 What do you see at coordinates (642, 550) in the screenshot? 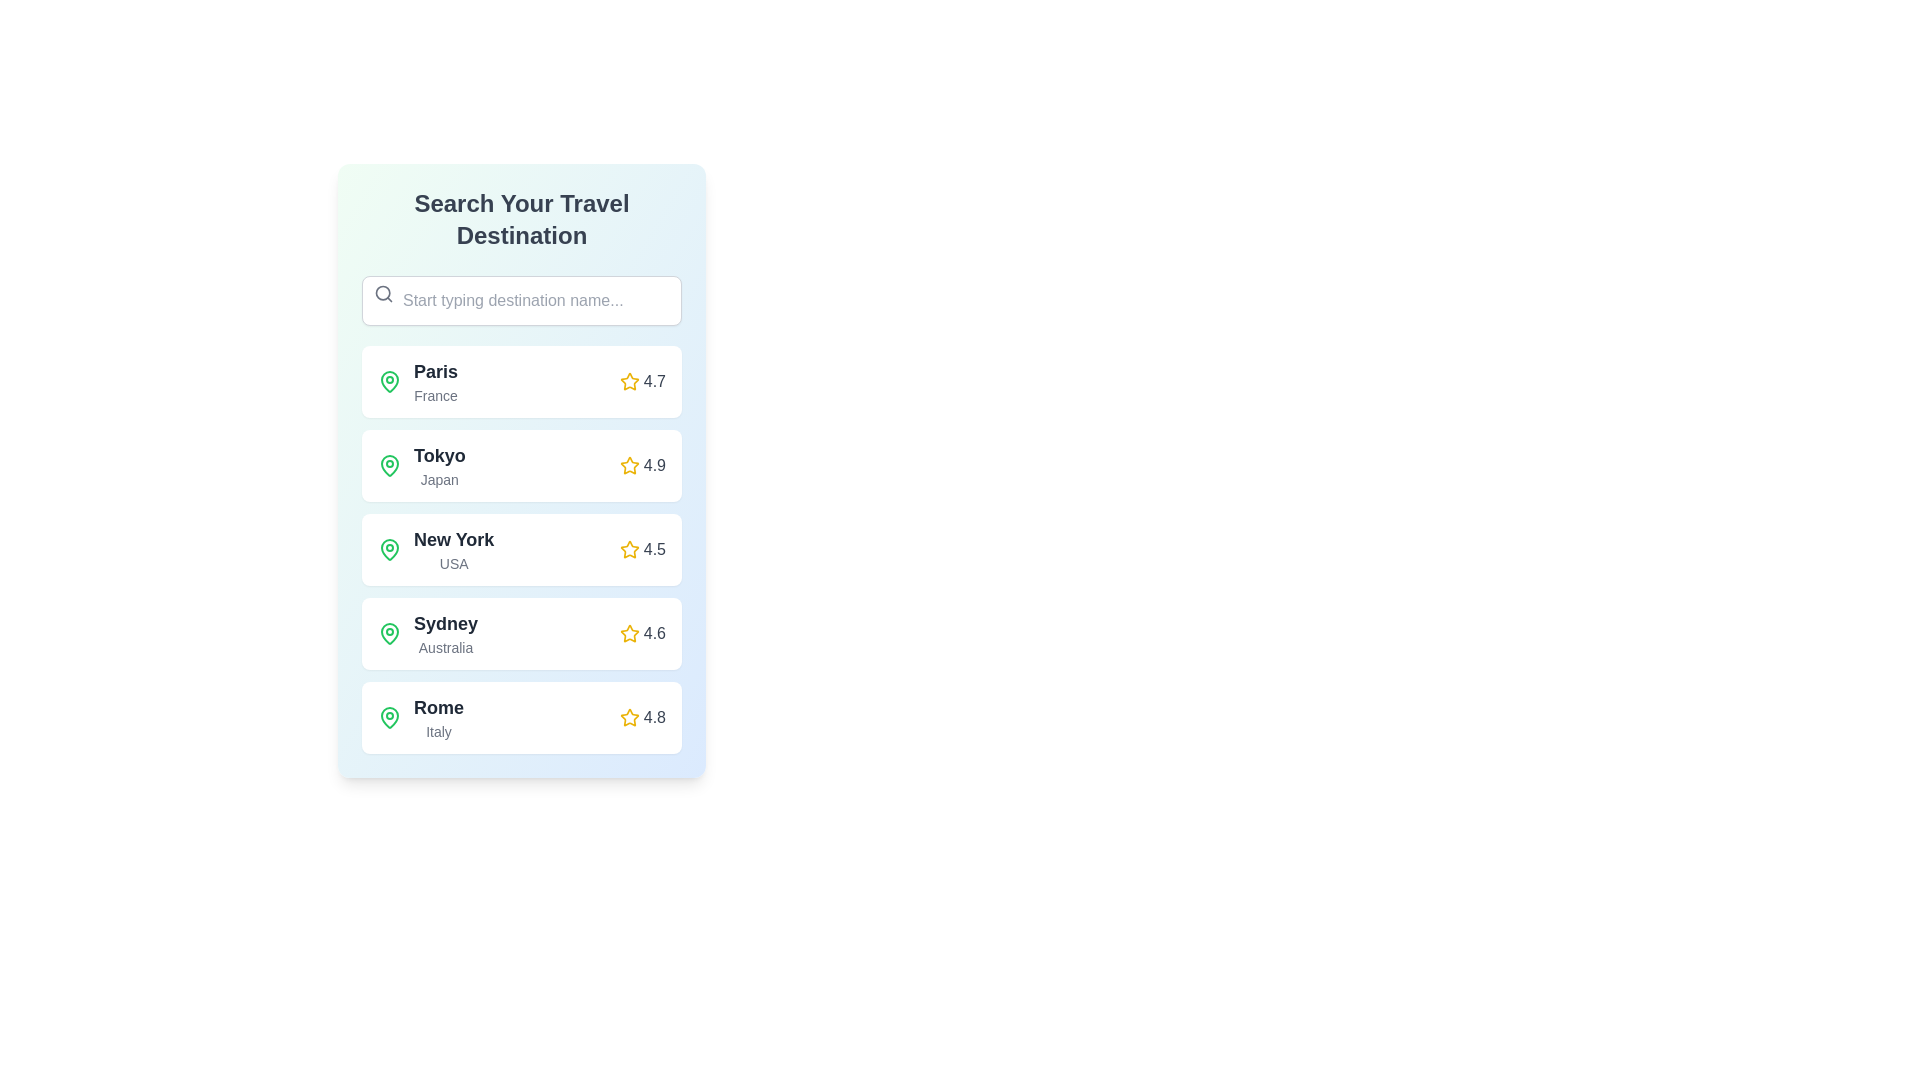
I see `the numeric value '4.5' displayed next to the star icon in the travel destination list for 'New York, USA'` at bounding box center [642, 550].